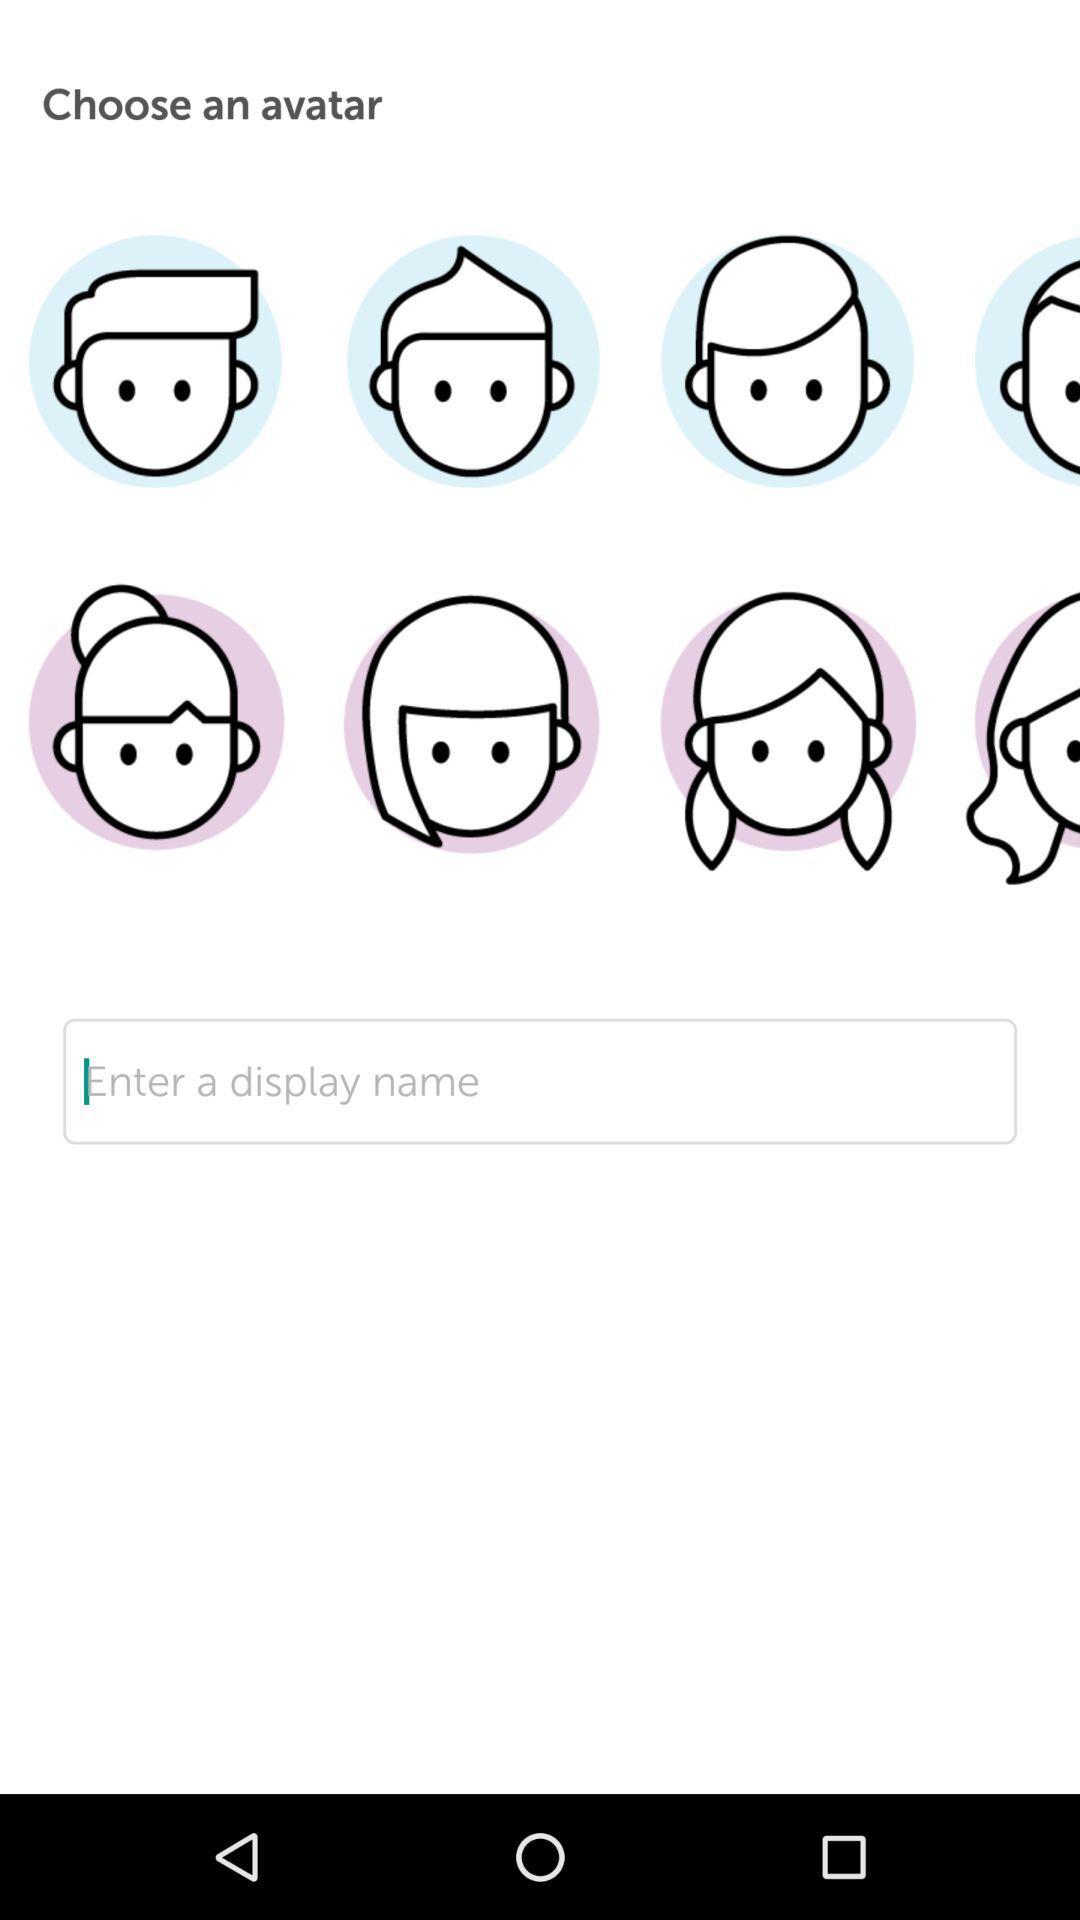 The height and width of the screenshot is (1920, 1080). What do you see at coordinates (1012, 391) in the screenshot?
I see `choose short hair male avatar` at bounding box center [1012, 391].